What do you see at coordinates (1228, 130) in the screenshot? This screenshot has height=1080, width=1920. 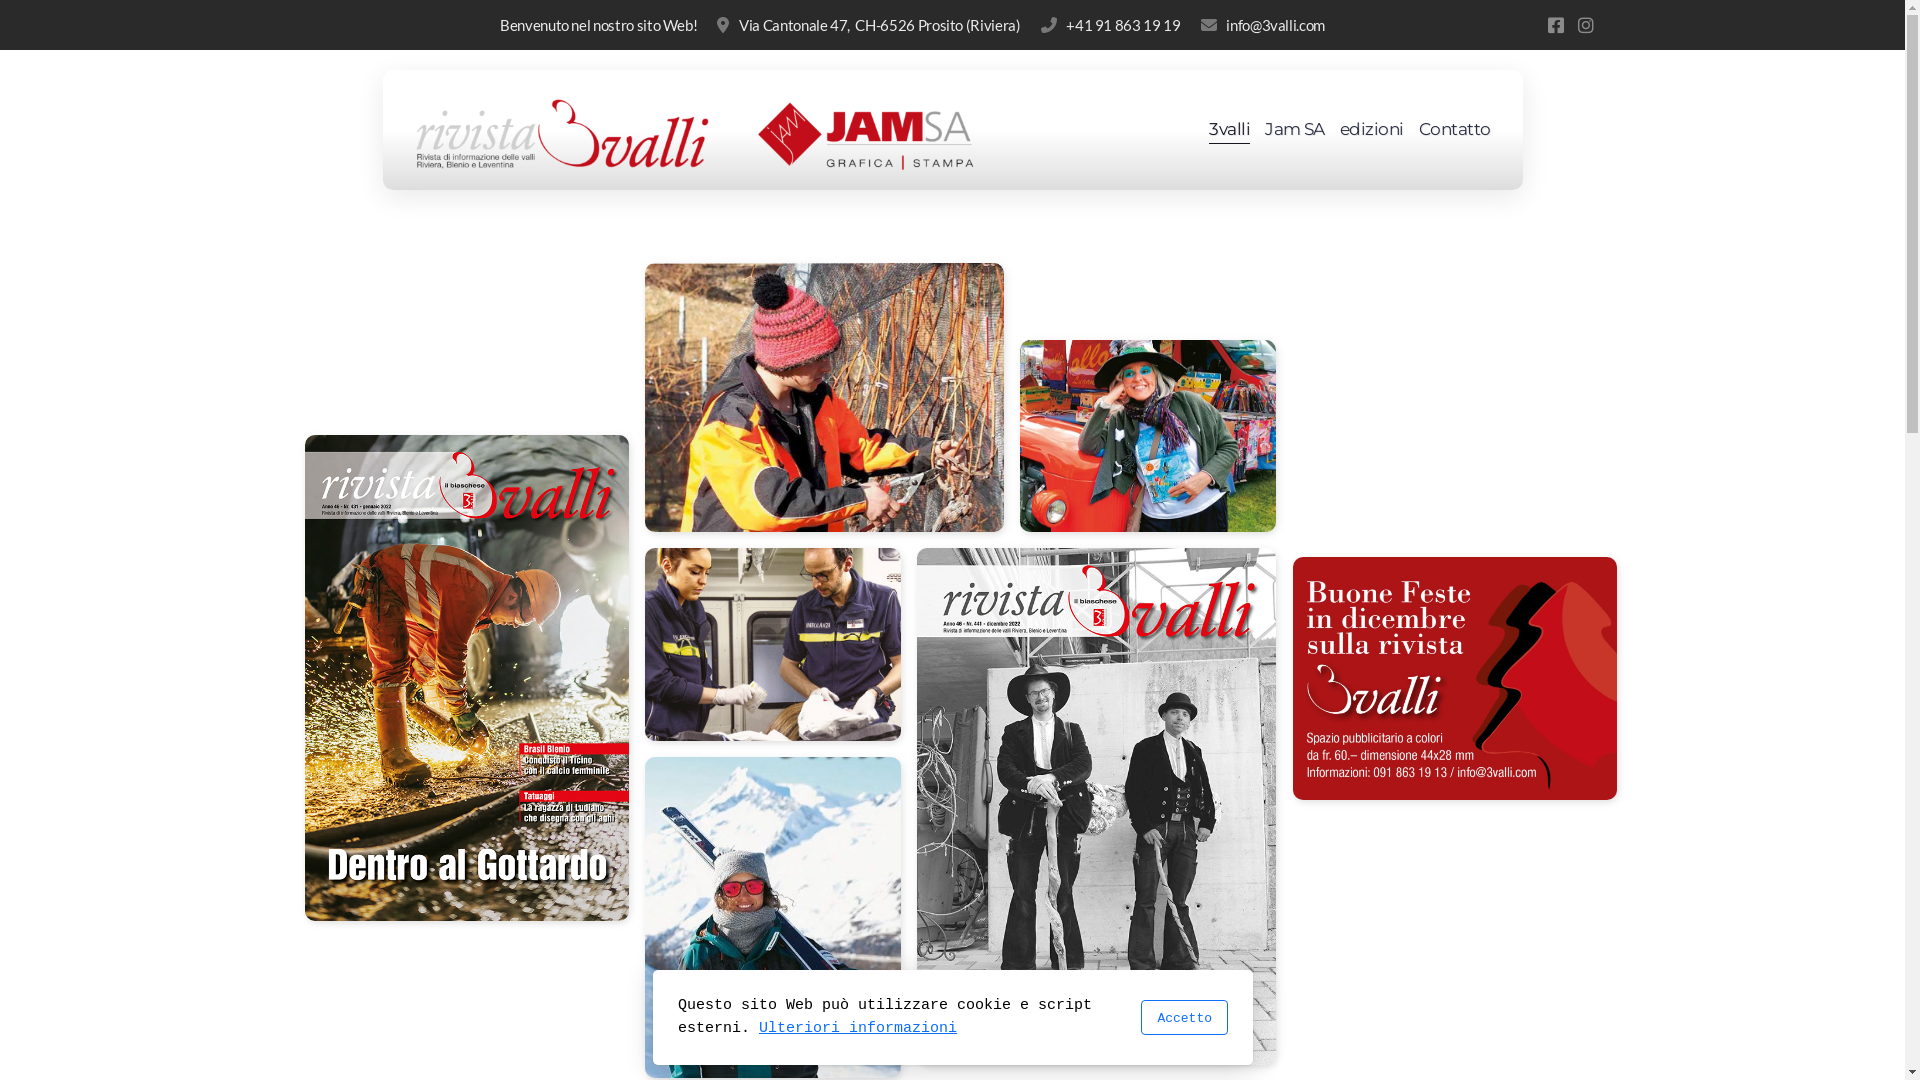 I see `'3valli'` at bounding box center [1228, 130].